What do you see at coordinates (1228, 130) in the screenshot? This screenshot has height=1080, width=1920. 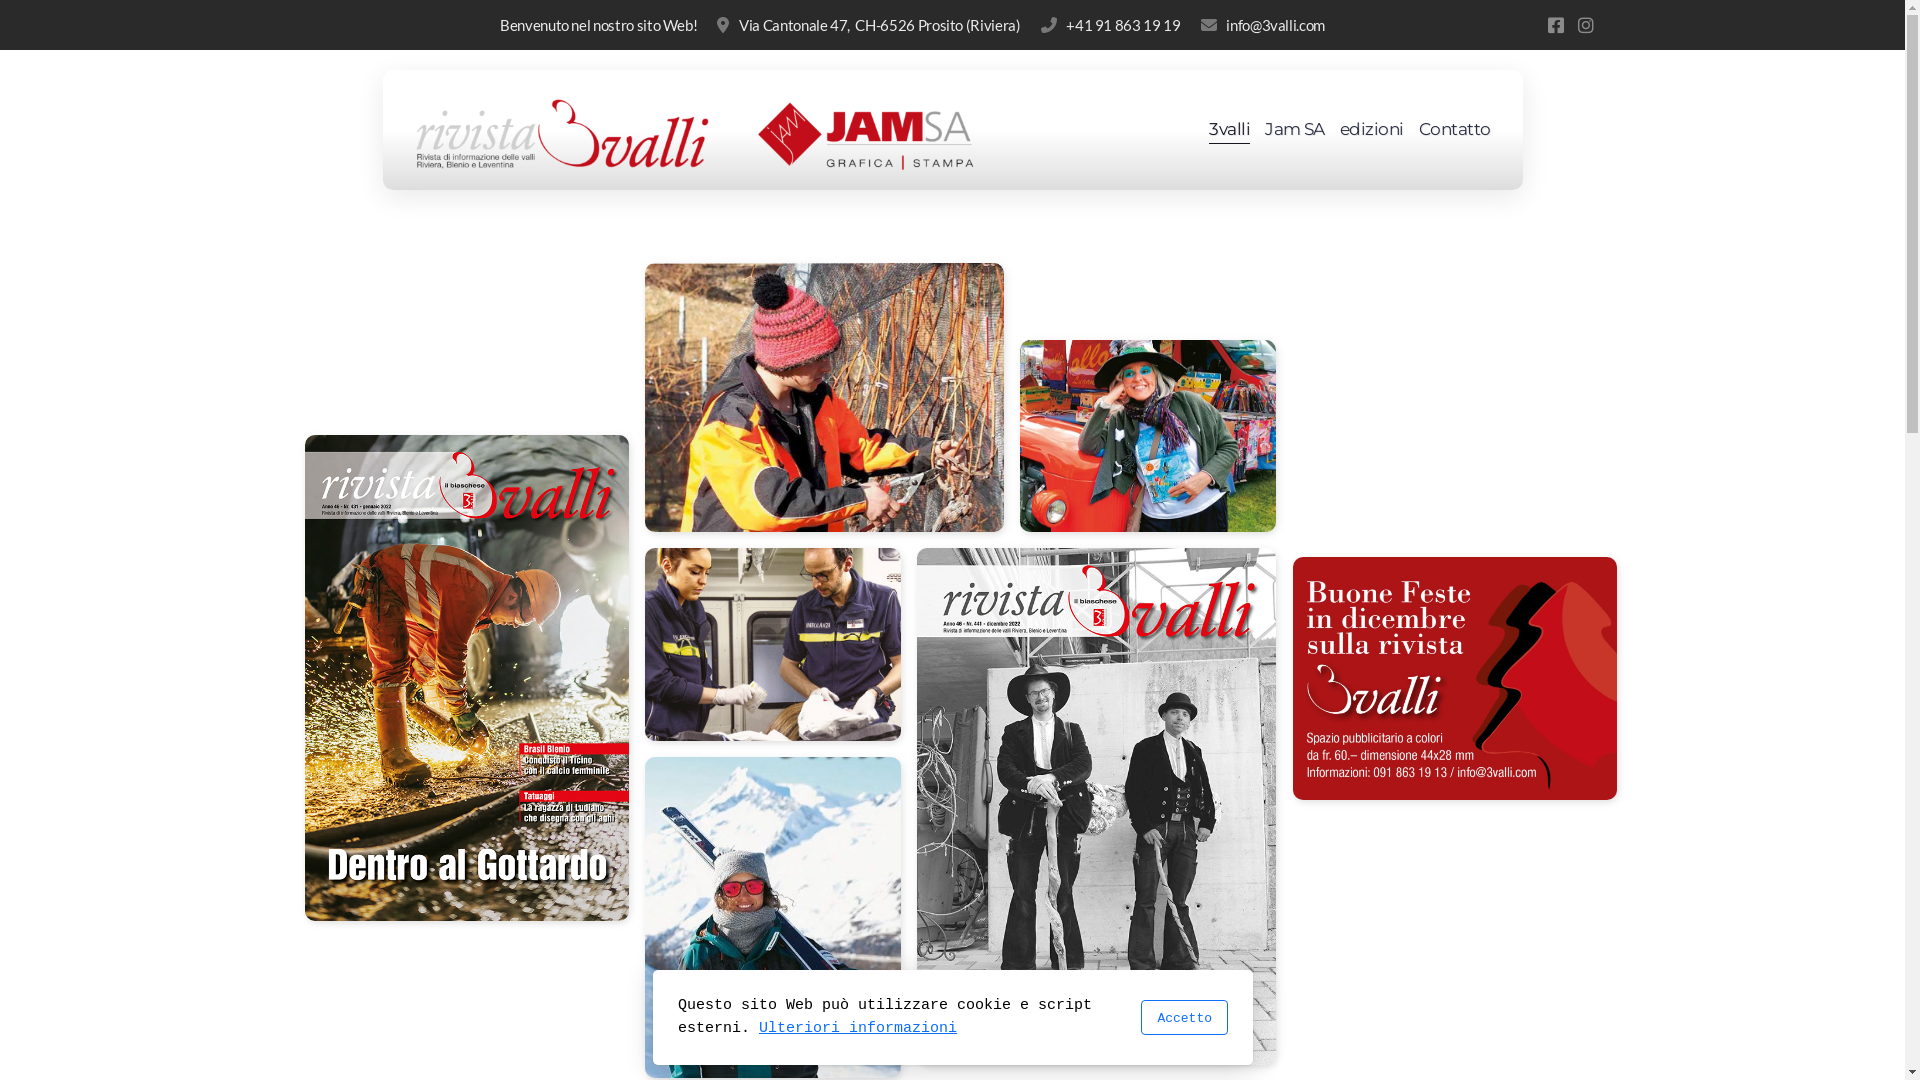 I see `'3valli'` at bounding box center [1228, 130].